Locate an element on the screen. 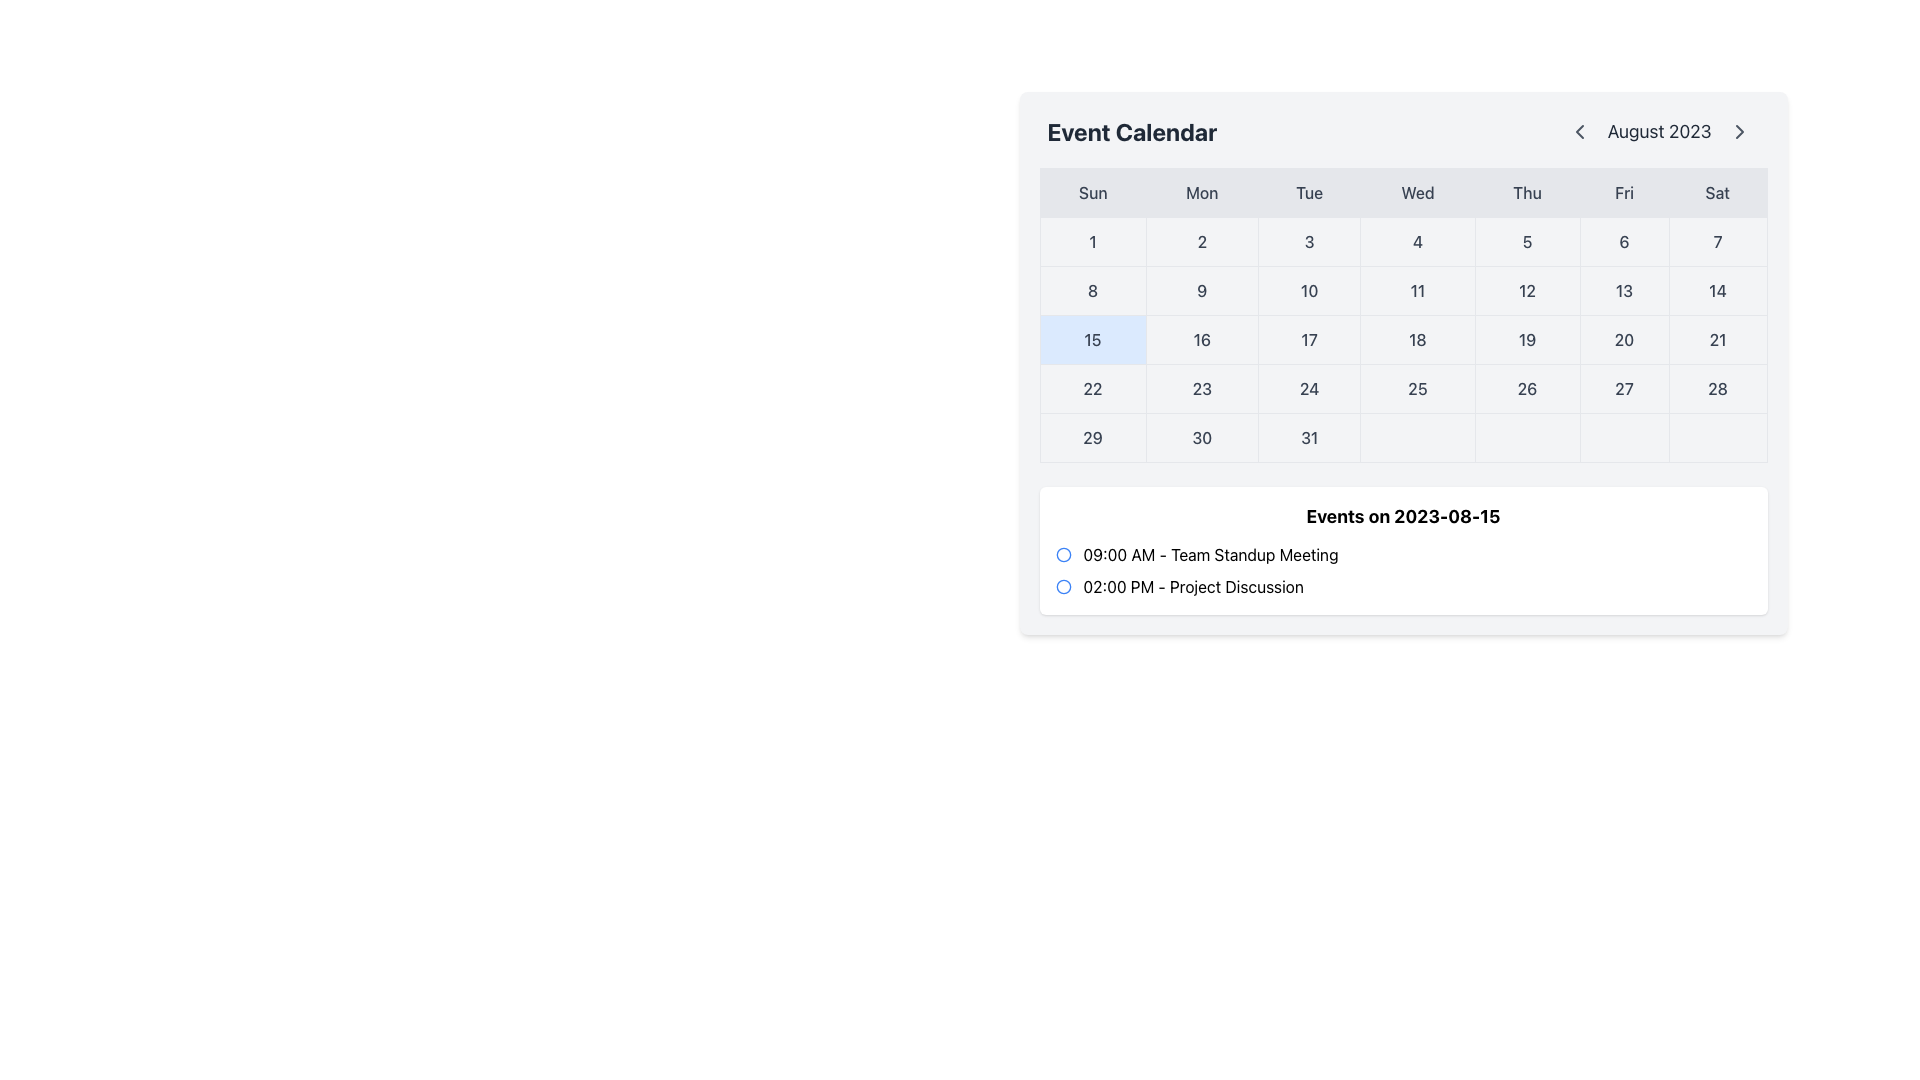 The height and width of the screenshot is (1080, 1920). the Static Label displaying 'Wed', which is the fourth label from the left in a horizontal row of weekday labels at the top of the calendar view is located at coordinates (1416, 192).